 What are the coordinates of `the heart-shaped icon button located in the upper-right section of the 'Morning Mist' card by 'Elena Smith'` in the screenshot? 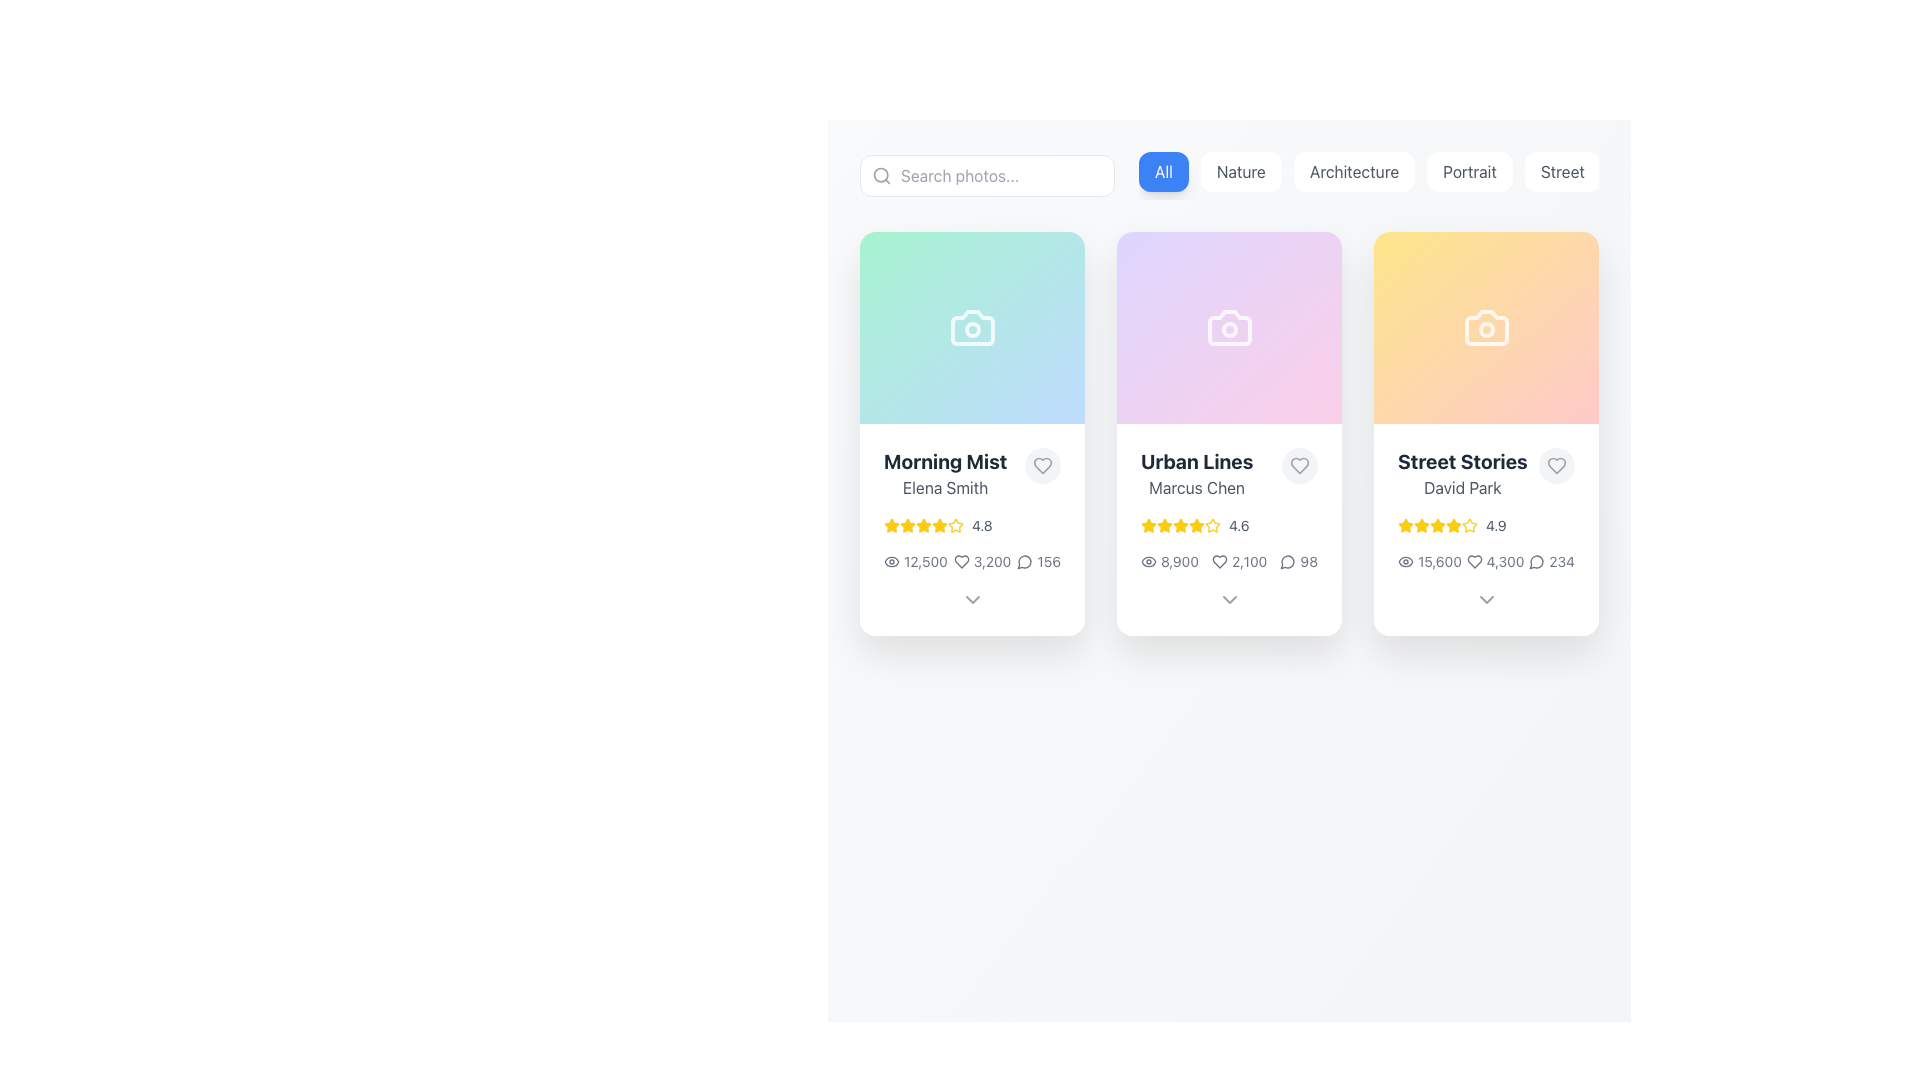 It's located at (1041, 466).